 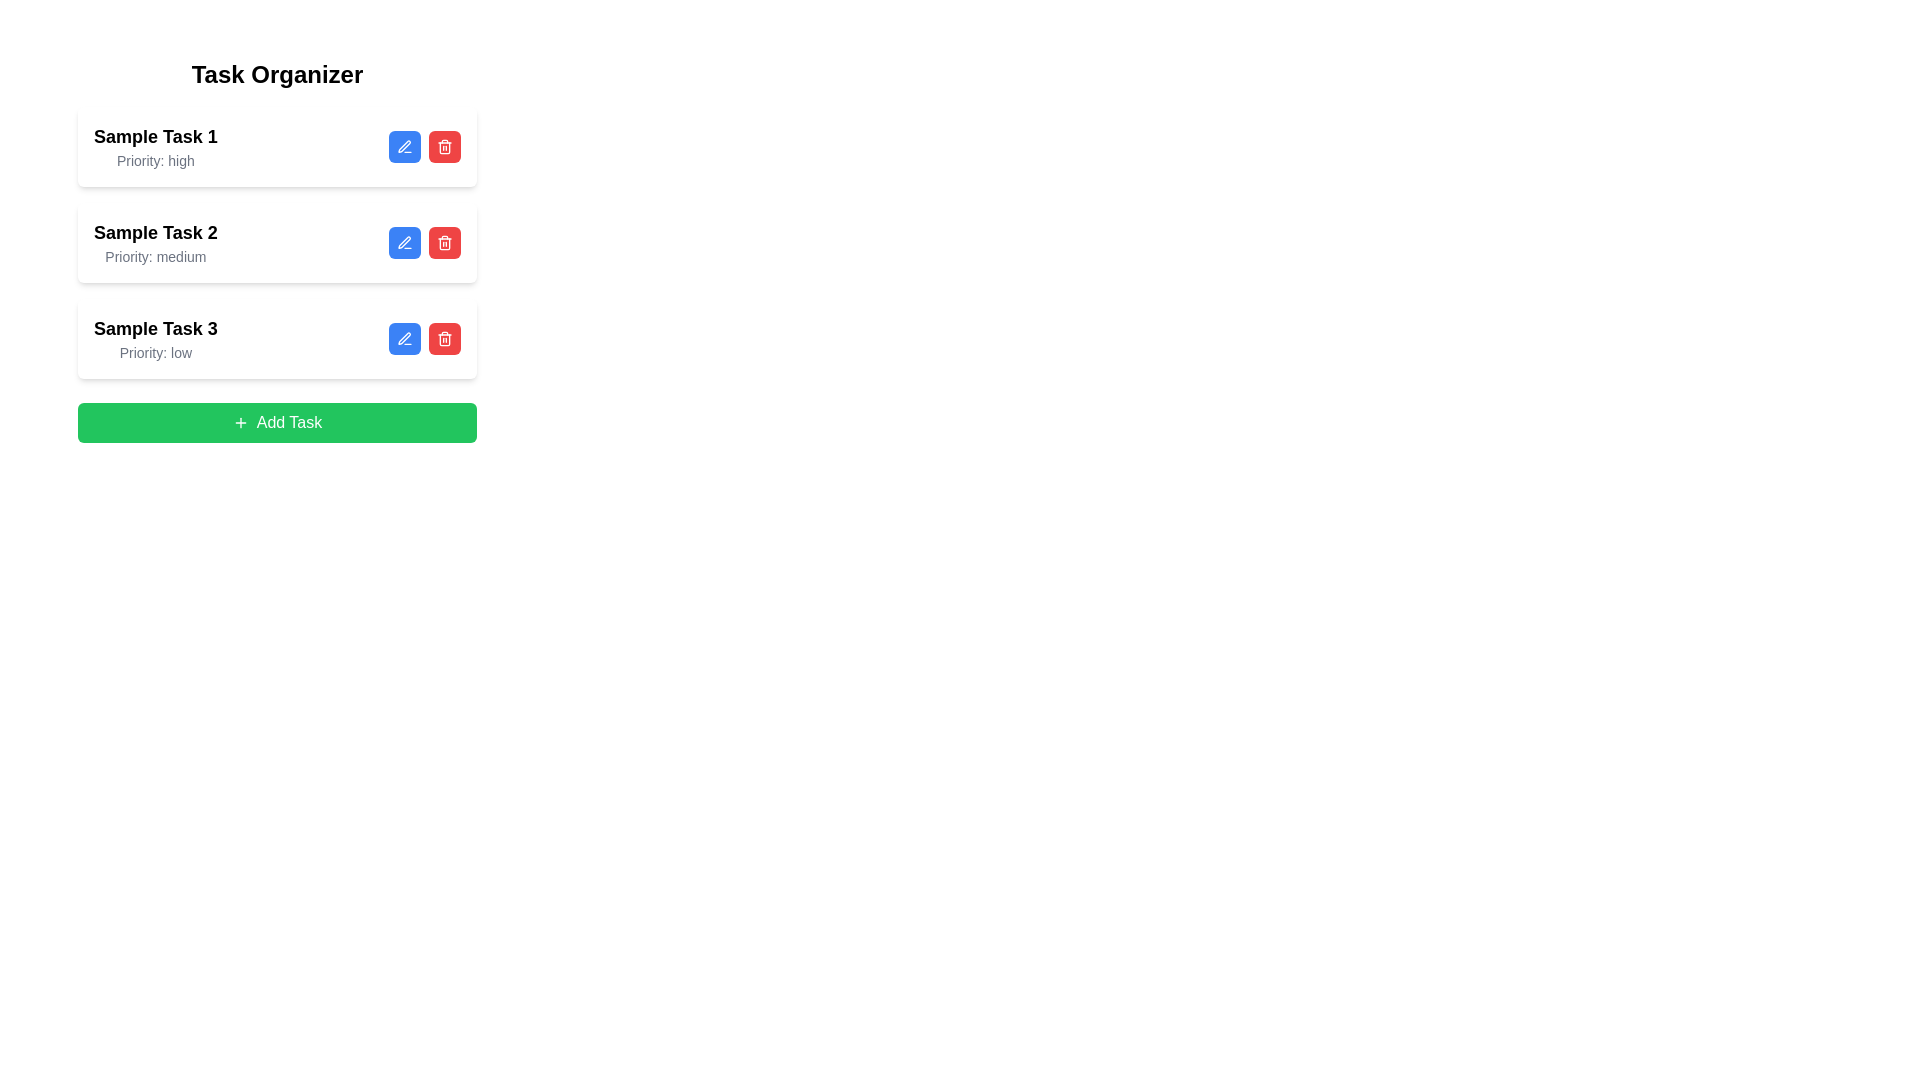 I want to click on the edit button, which is the blue button with a white pen icon, located within the 'Sample Task 2' card at the rightmost part, adjacent to 'Priority: medium', so click(x=424, y=242).